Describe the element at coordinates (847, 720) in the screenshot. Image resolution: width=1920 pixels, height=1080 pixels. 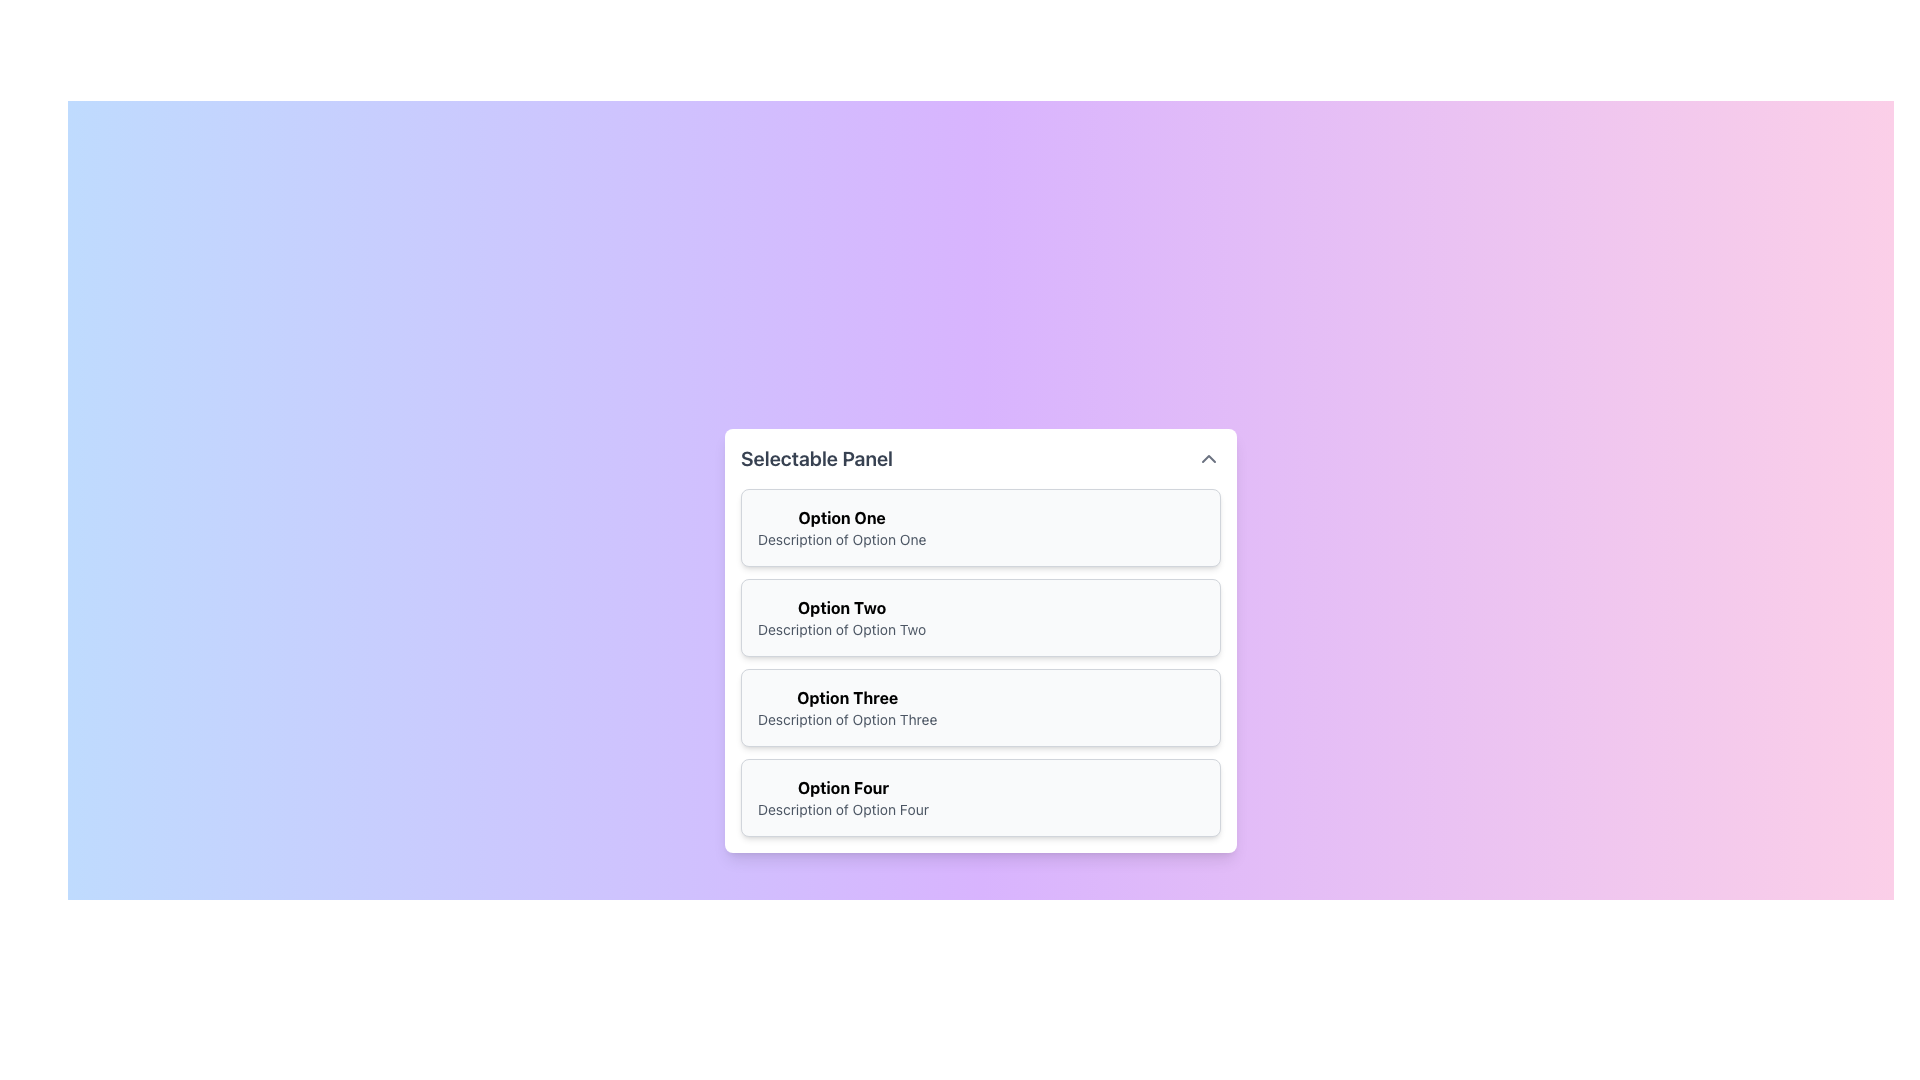
I see `the Text Label that provides additional descriptive information about 'Option Three', located beneath the title 'Option Three' within the selectable panel` at that location.